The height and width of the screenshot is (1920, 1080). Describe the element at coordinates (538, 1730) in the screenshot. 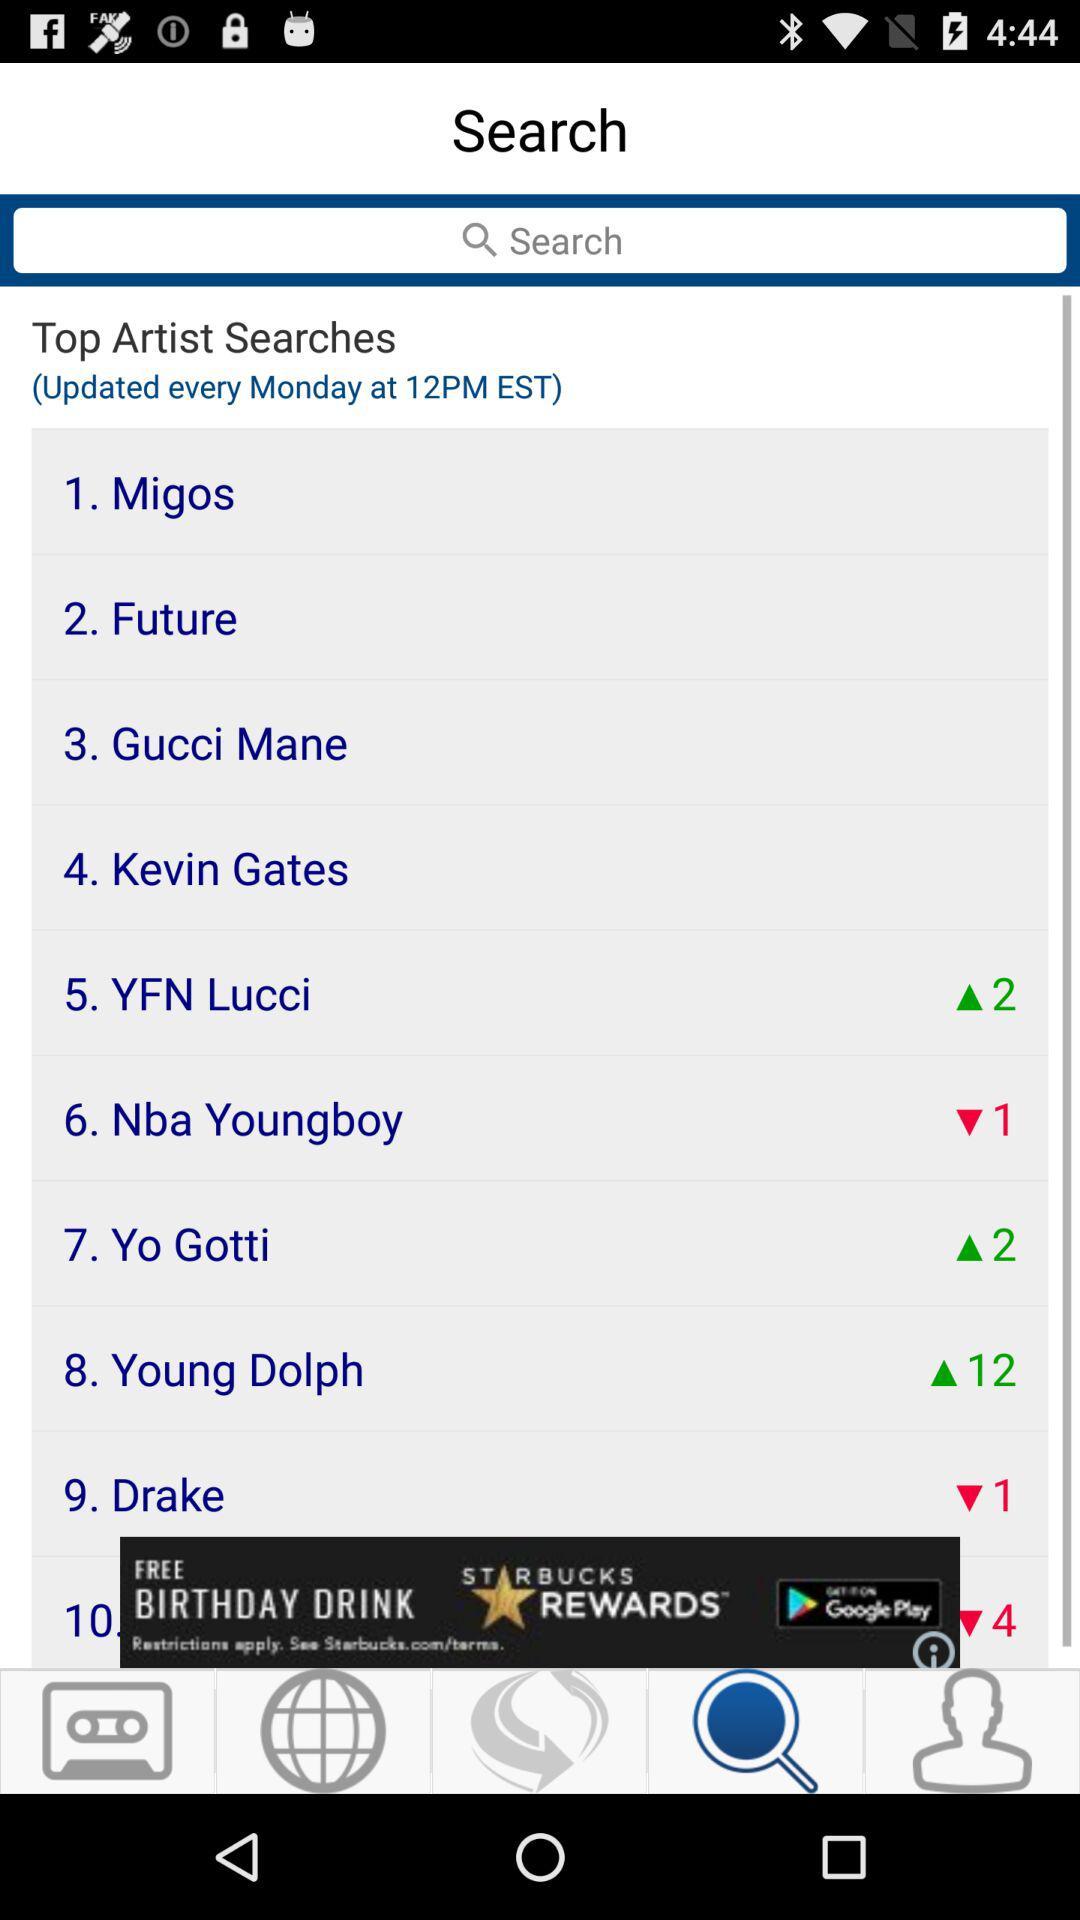

I see `refresh` at that location.